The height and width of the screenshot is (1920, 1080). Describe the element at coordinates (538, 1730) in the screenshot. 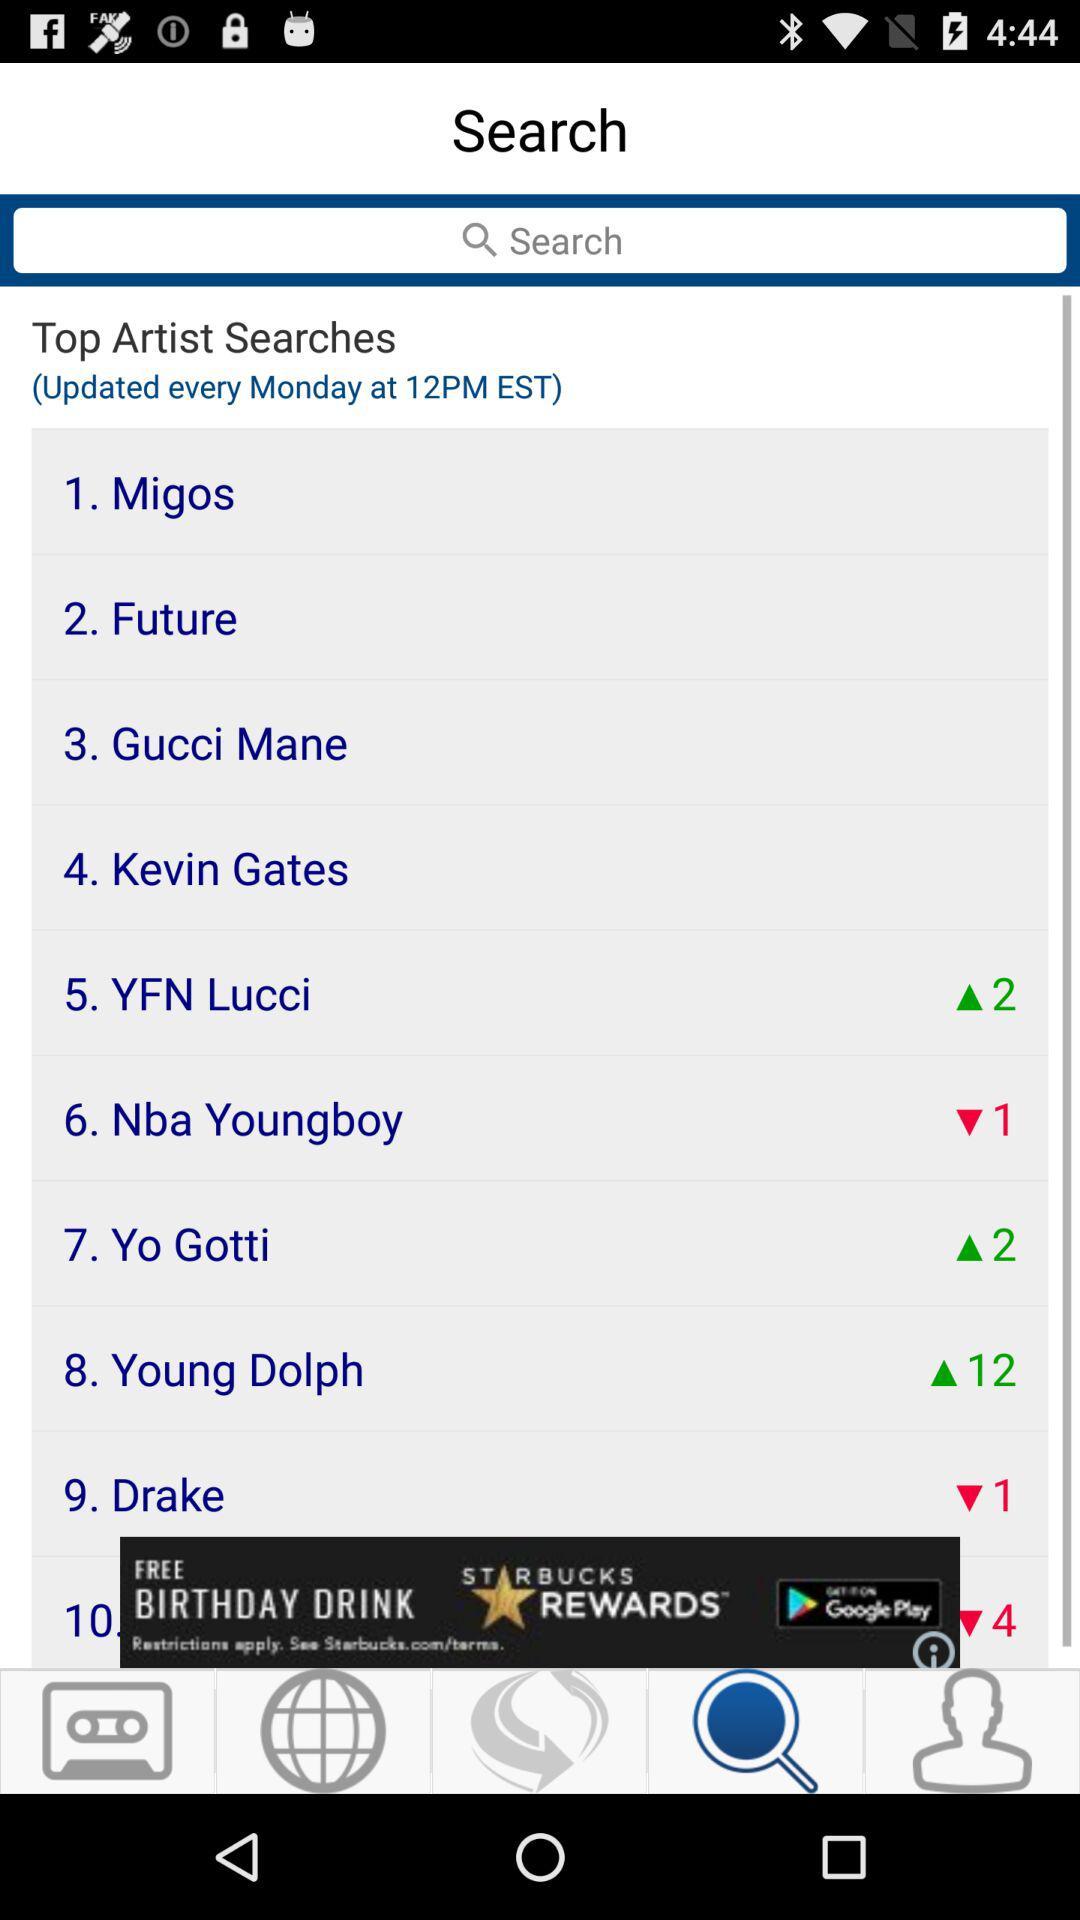

I see `refresh` at that location.